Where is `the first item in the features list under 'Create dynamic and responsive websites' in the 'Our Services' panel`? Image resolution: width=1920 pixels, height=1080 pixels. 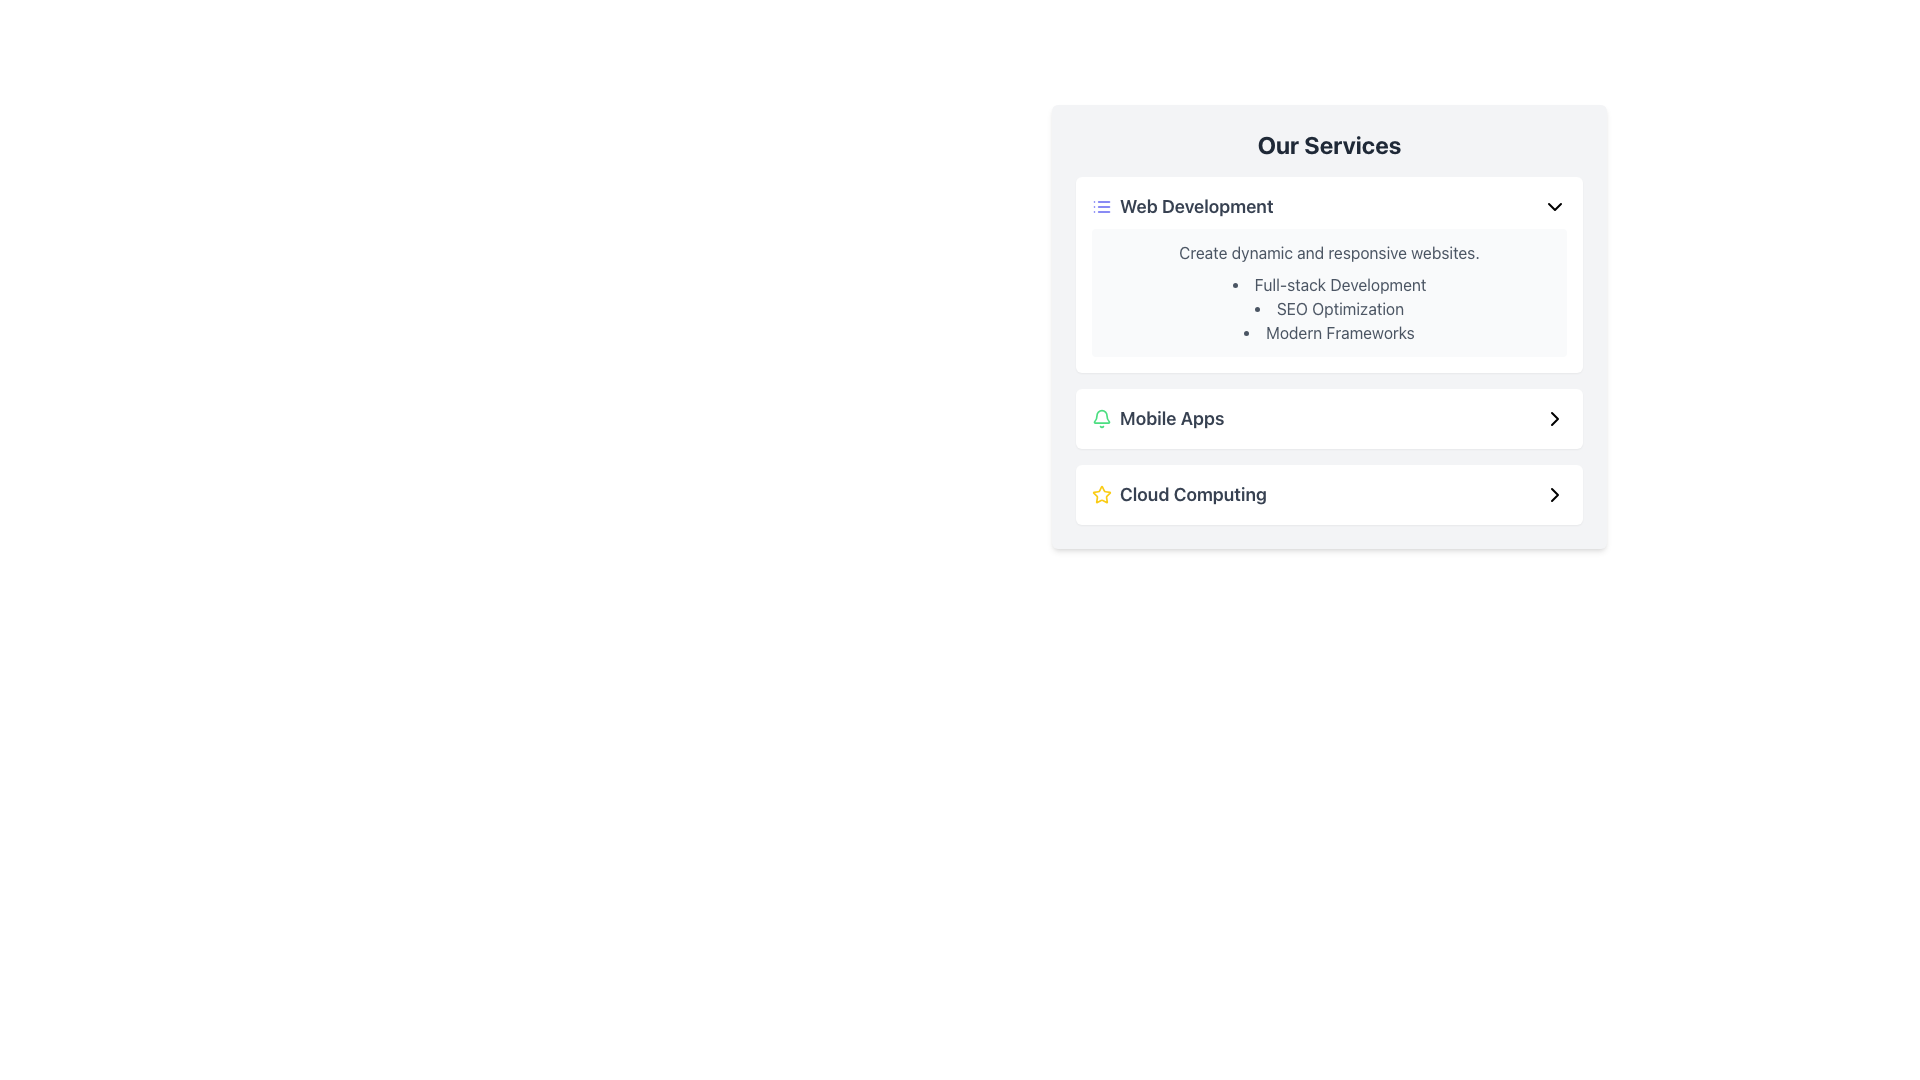
the first item in the features list under 'Create dynamic and responsive websites' in the 'Our Services' panel is located at coordinates (1329, 285).